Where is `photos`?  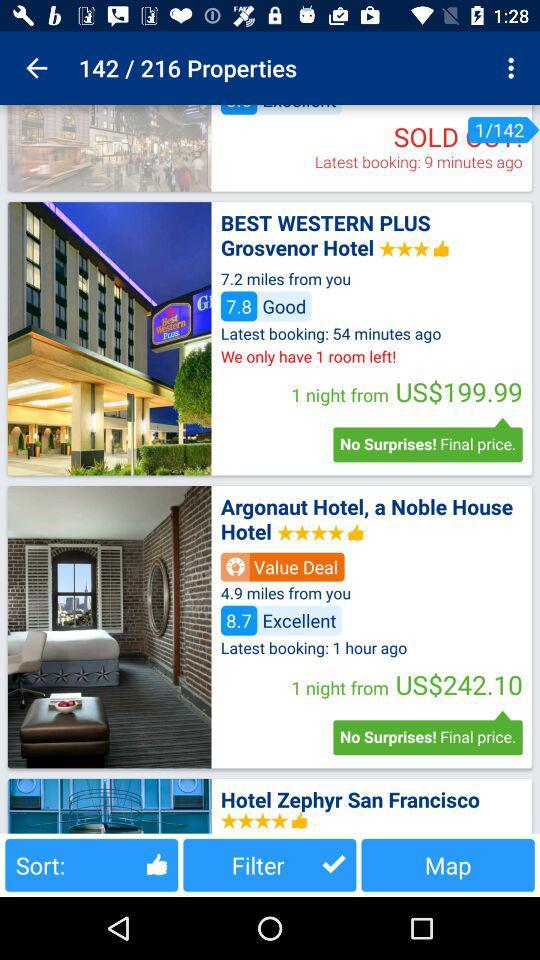
photos is located at coordinates (109, 626).